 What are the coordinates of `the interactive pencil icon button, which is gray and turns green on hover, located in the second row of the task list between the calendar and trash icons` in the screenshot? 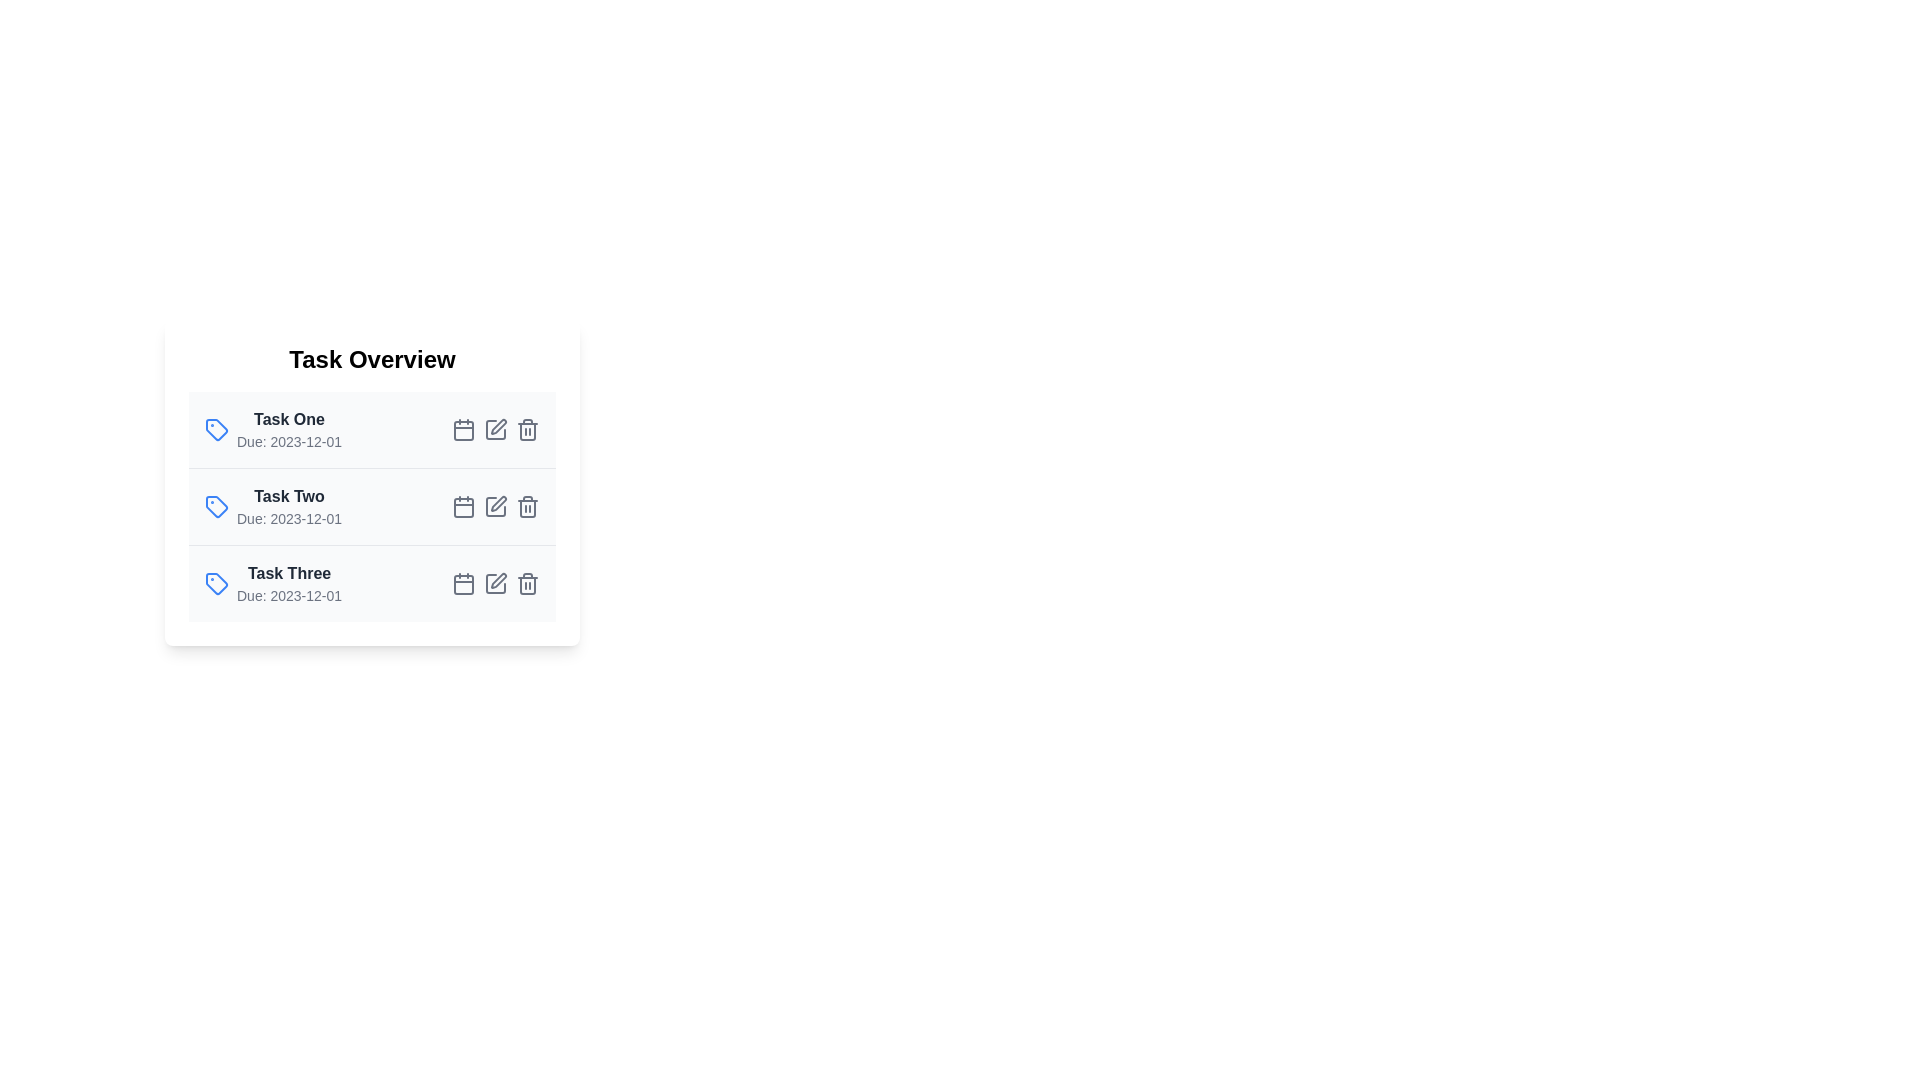 It's located at (495, 505).